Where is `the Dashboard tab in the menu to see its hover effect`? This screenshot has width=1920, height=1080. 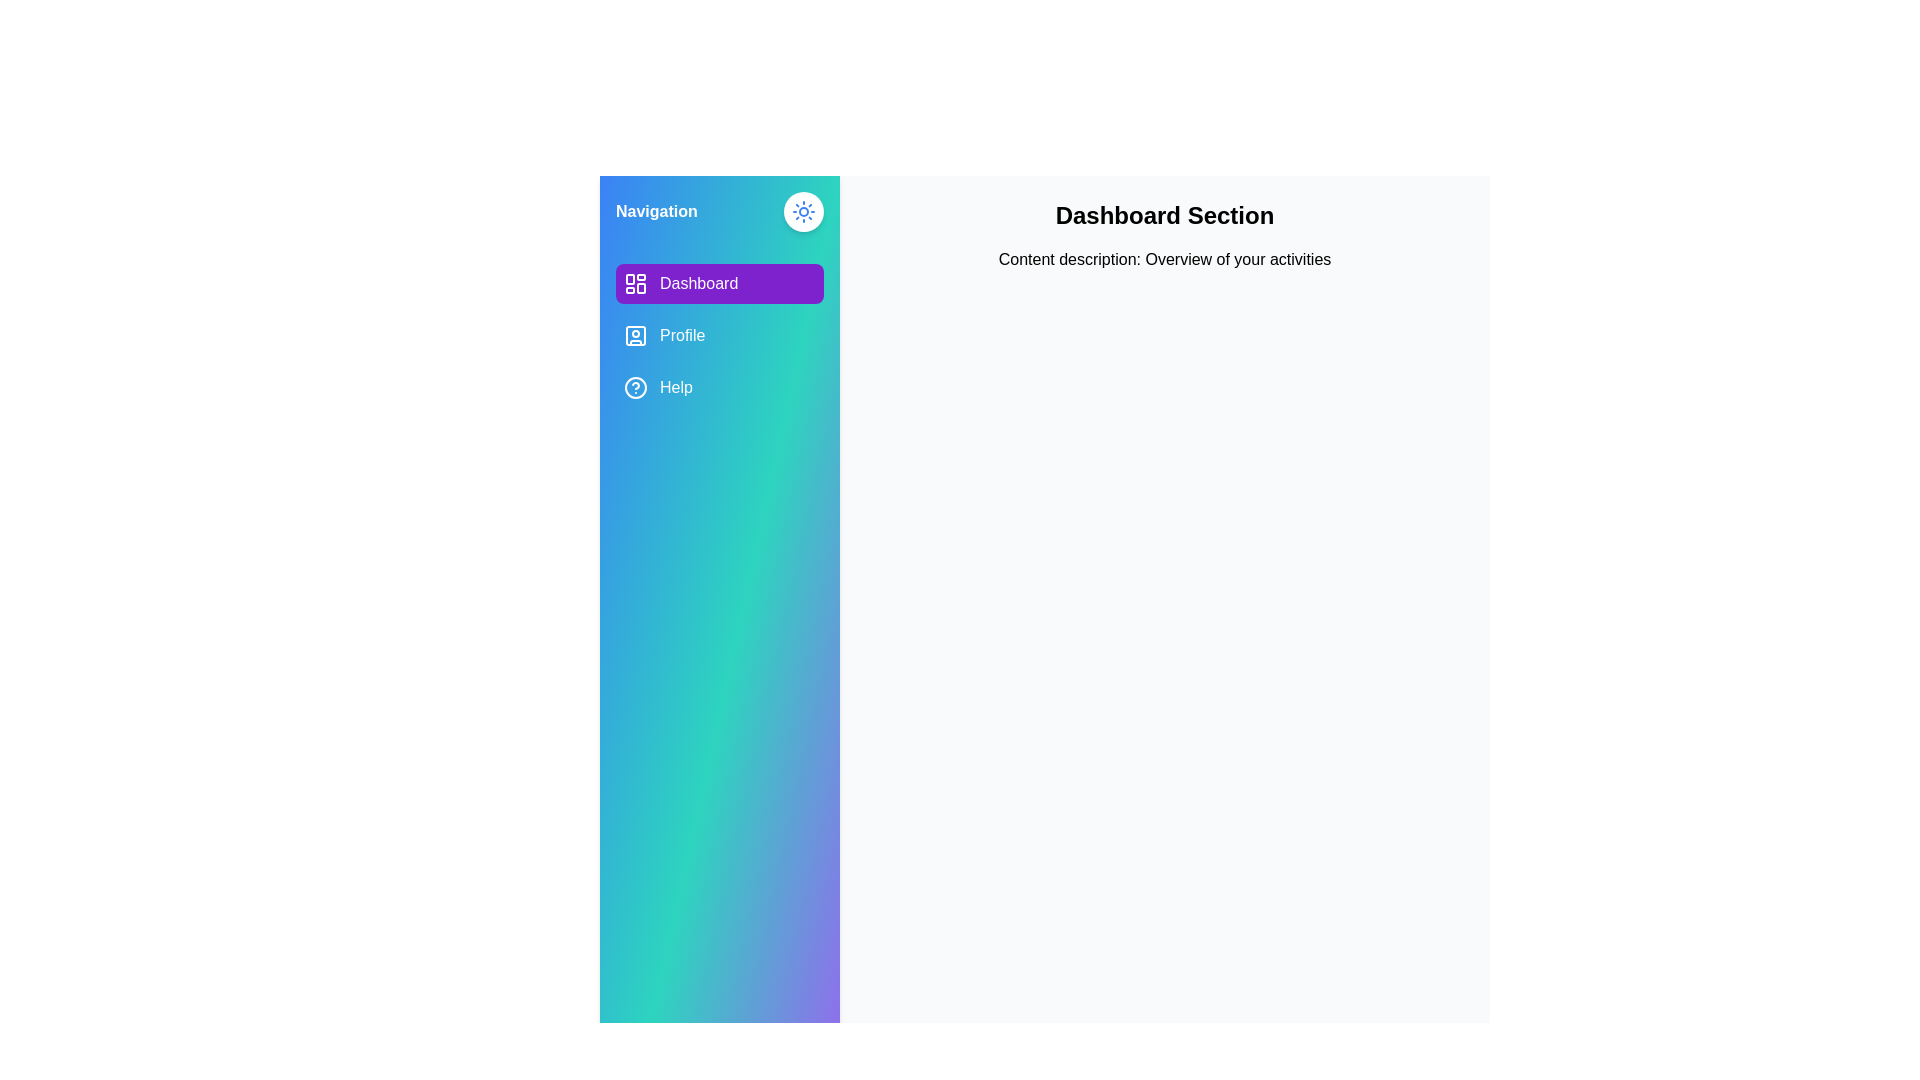
the Dashboard tab in the menu to see its hover effect is located at coordinates (720, 284).